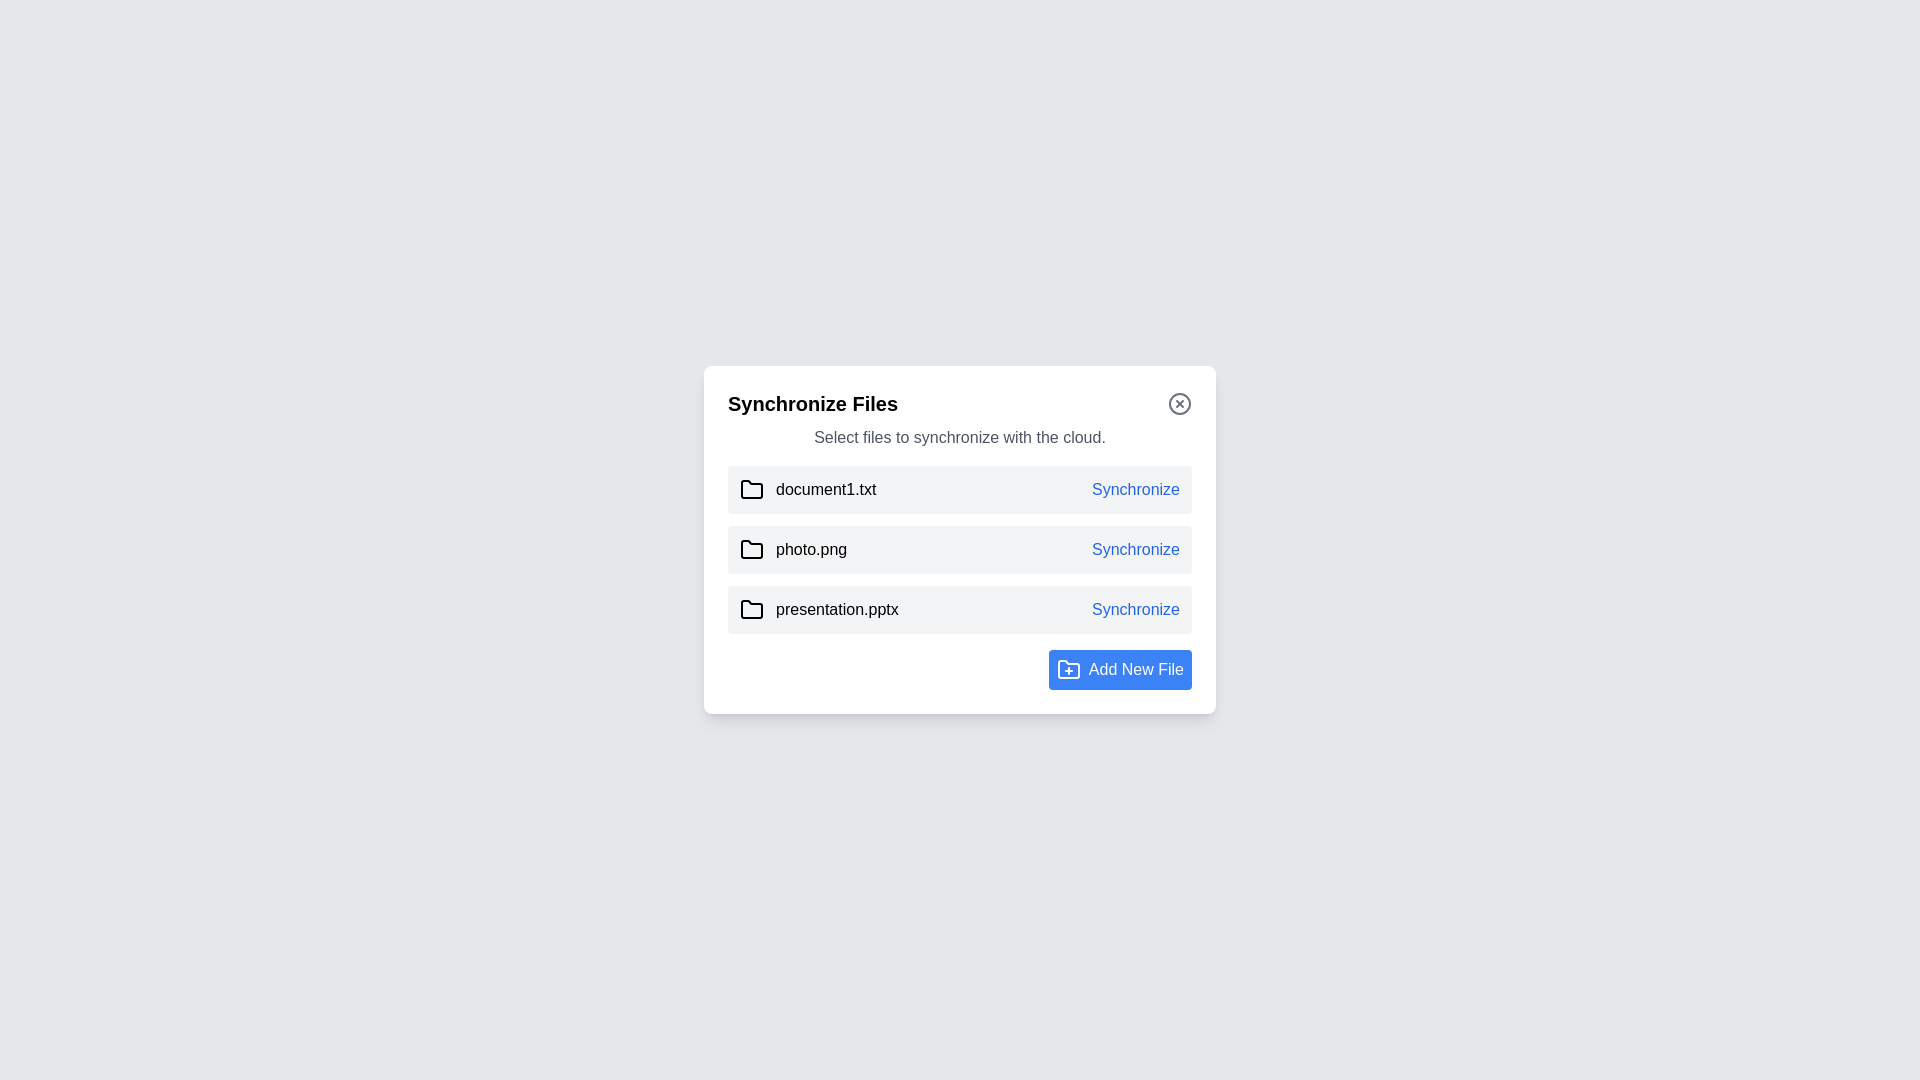 This screenshot has height=1080, width=1920. What do you see at coordinates (1180, 404) in the screenshot?
I see `the close button to hide the dialog` at bounding box center [1180, 404].